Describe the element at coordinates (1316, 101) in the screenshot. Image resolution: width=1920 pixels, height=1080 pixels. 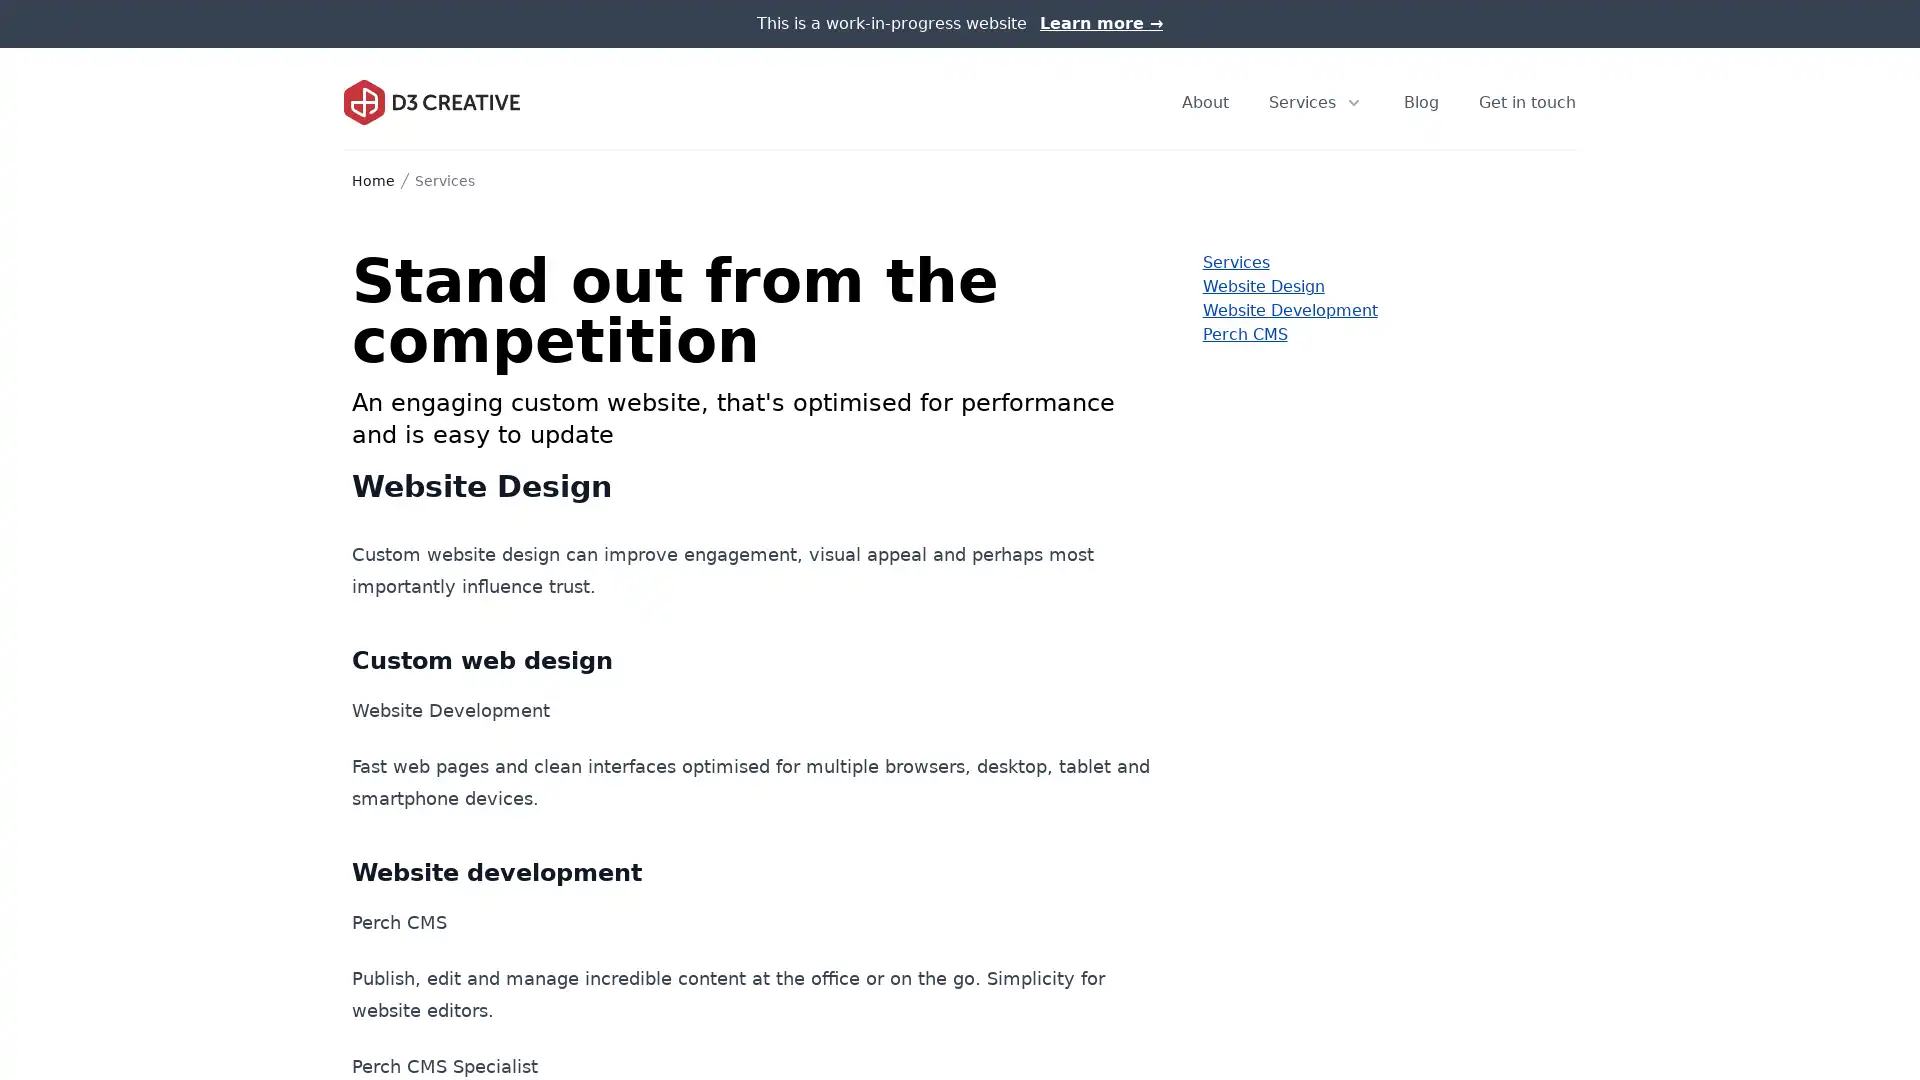
I see `Services` at that location.